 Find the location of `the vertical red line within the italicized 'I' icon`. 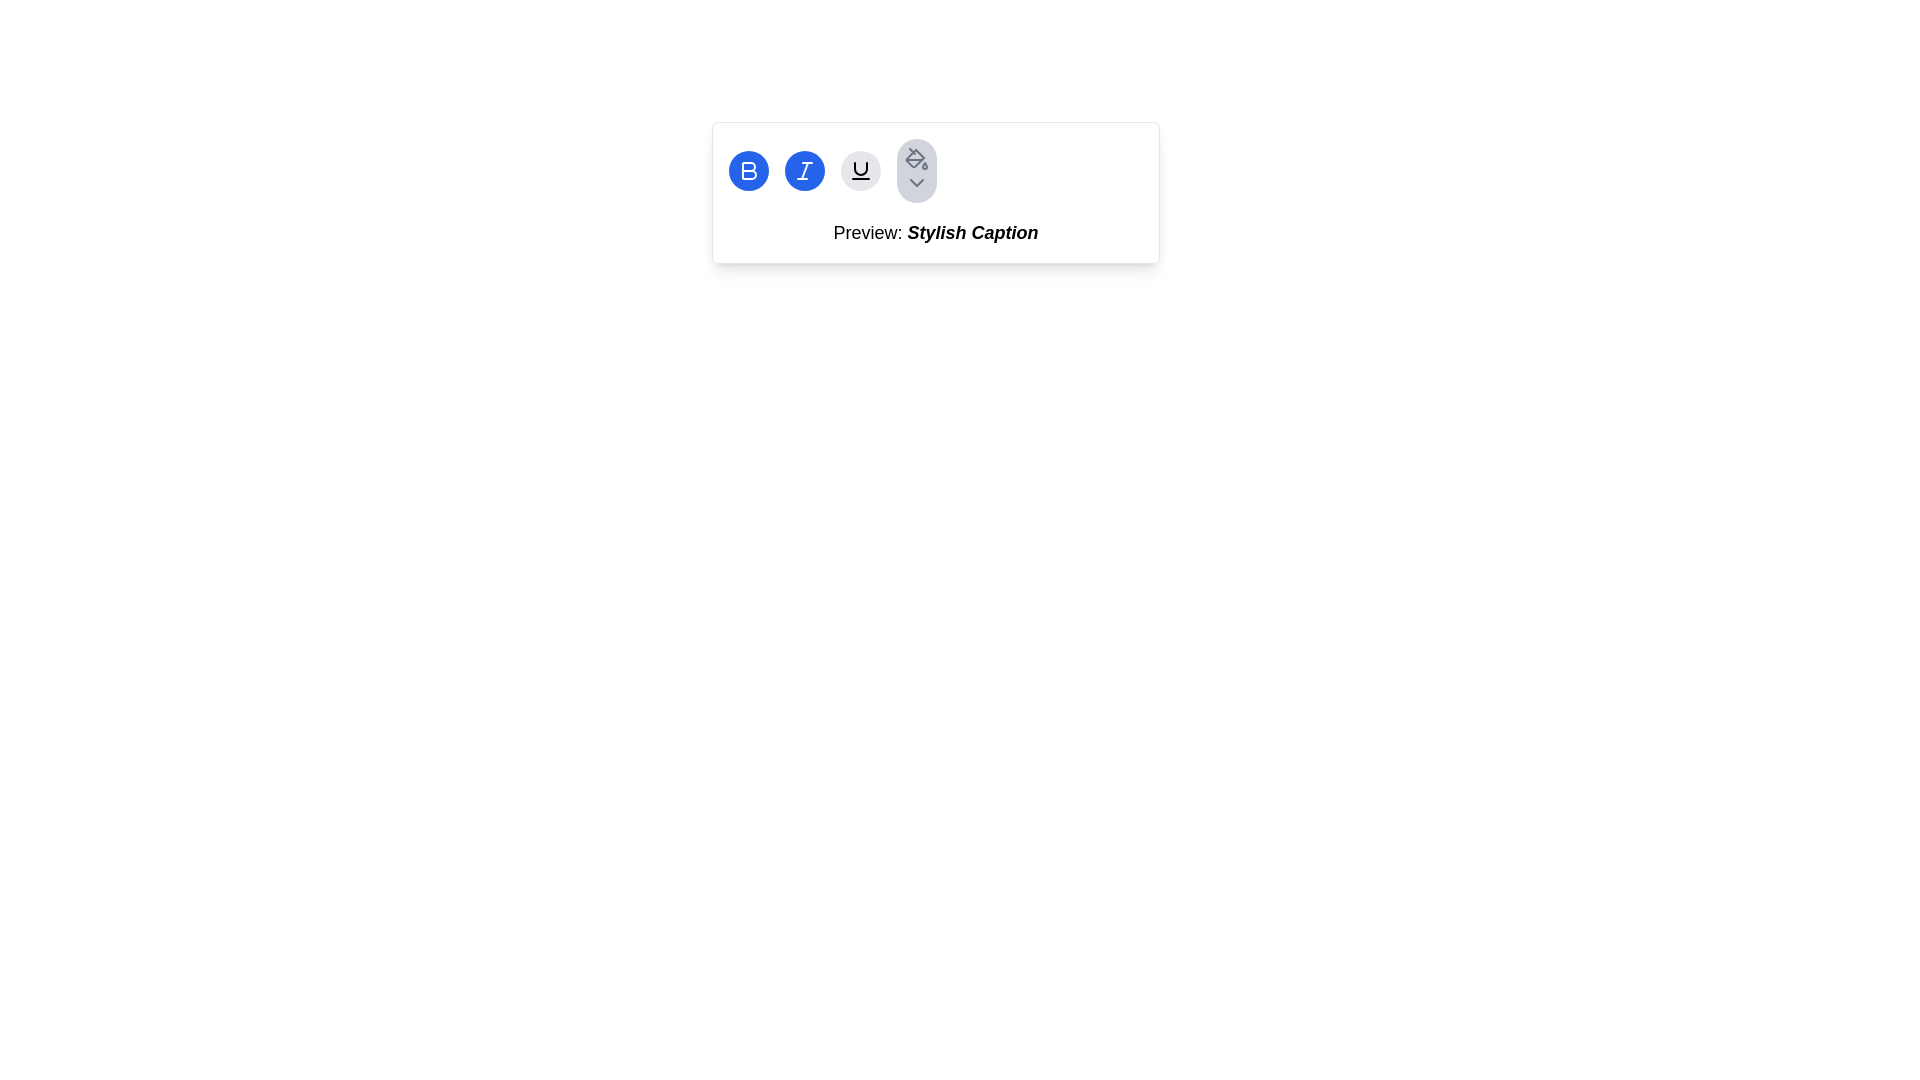

the vertical red line within the italicized 'I' icon is located at coordinates (805, 169).